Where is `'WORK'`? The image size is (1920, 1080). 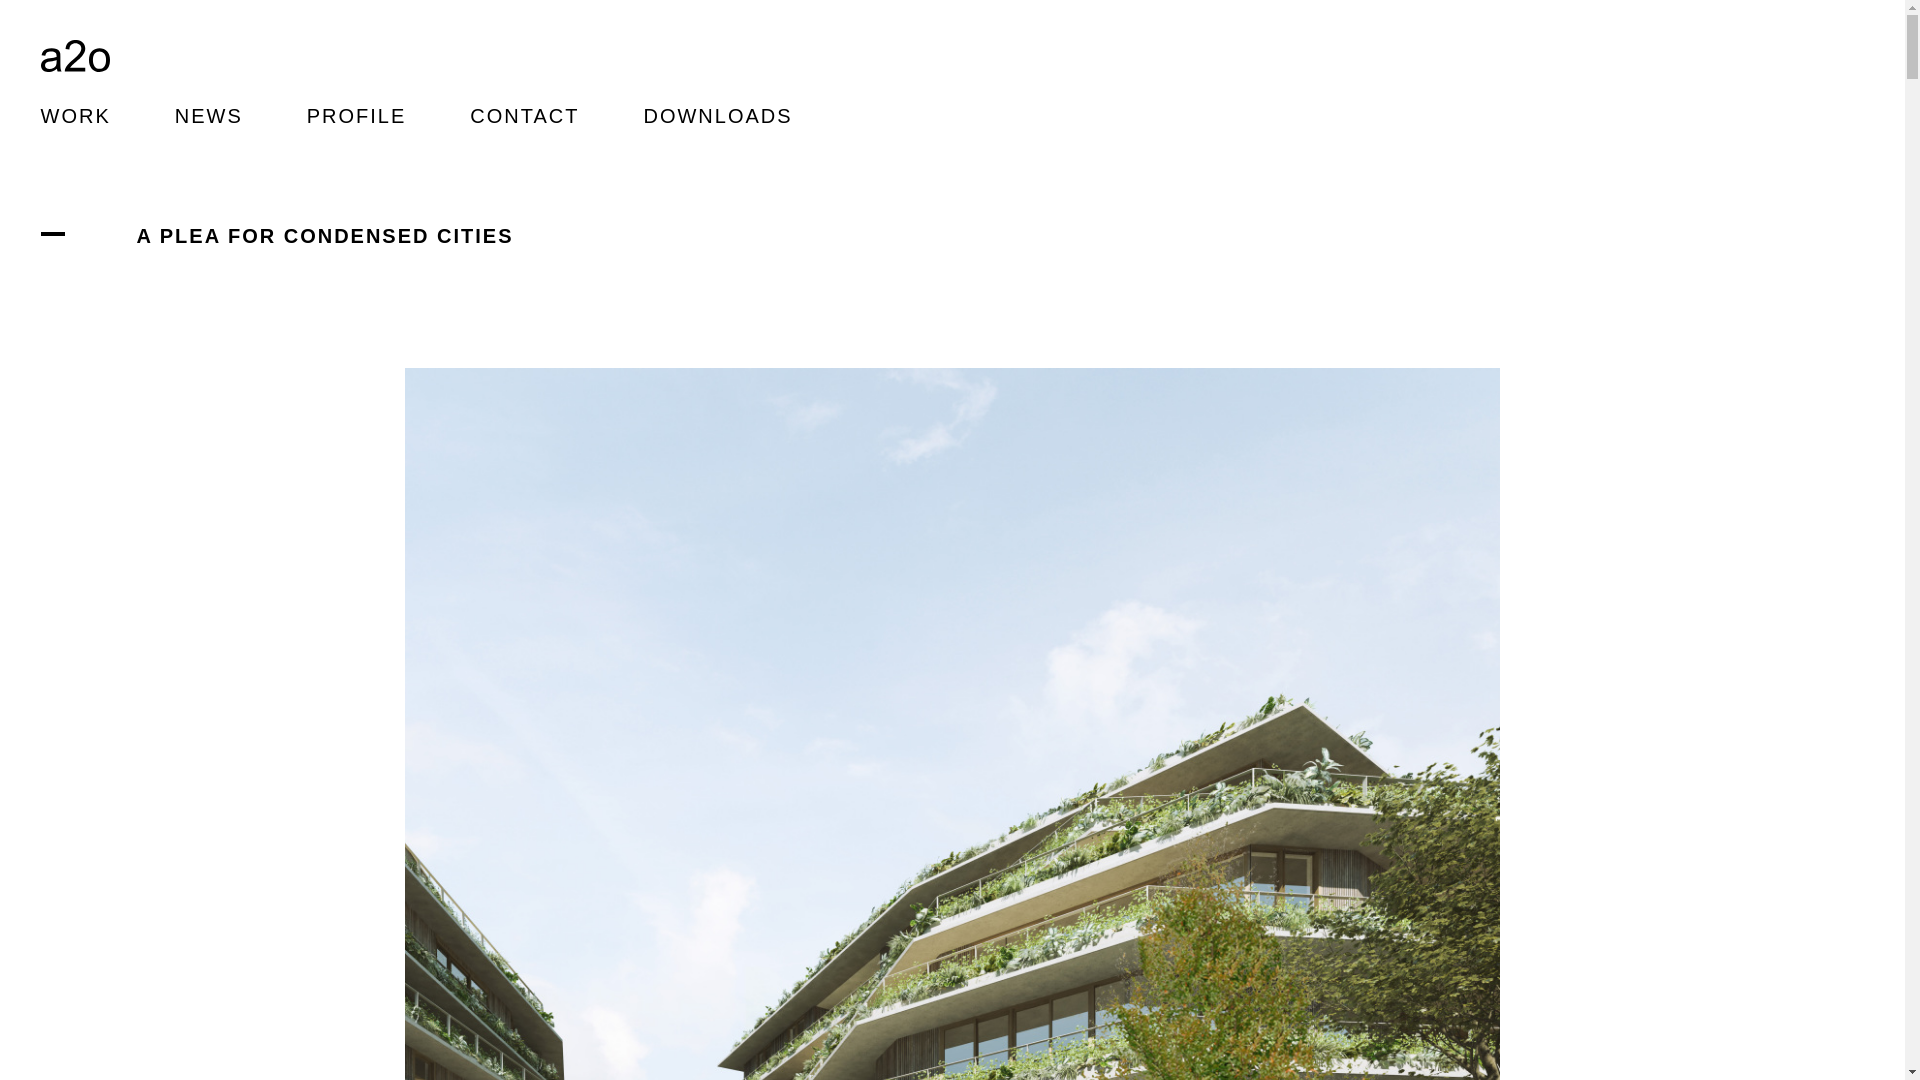 'WORK' is located at coordinates (75, 115).